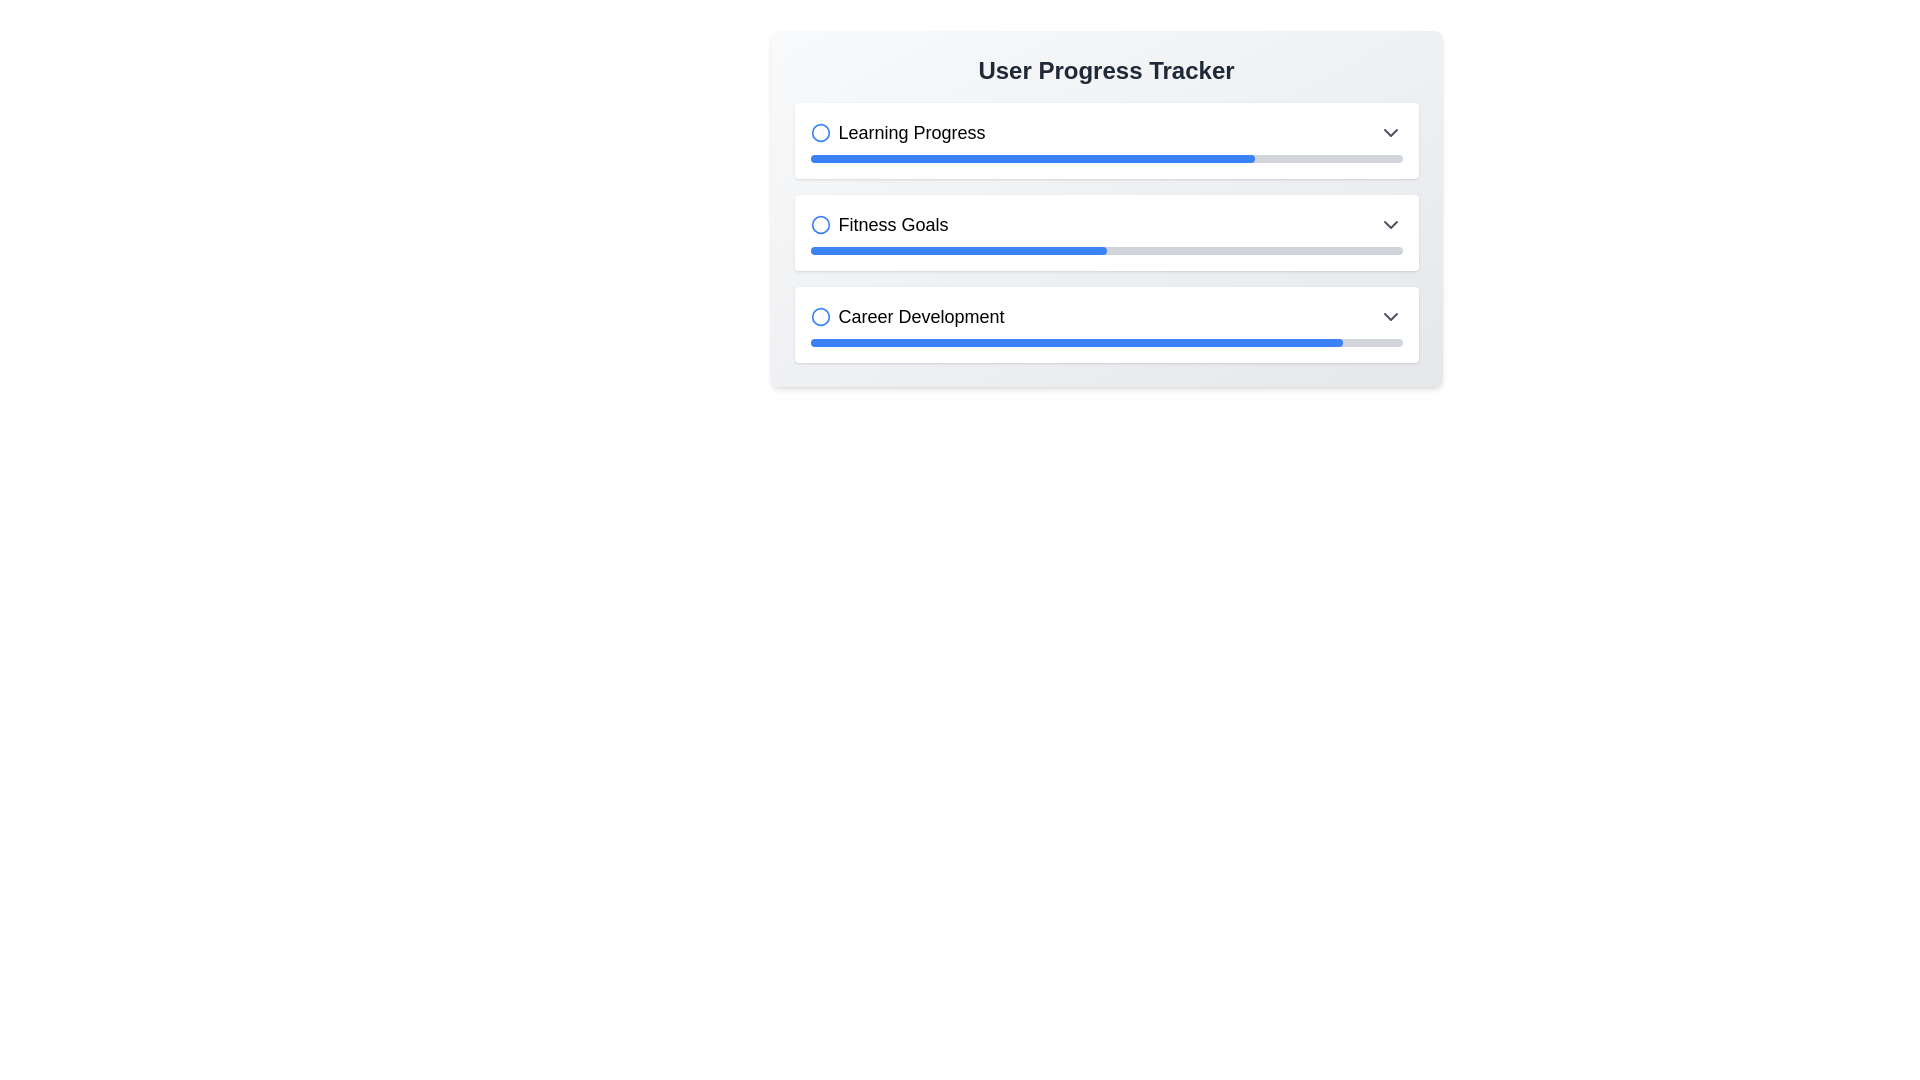 The image size is (1920, 1080). Describe the element at coordinates (1032, 157) in the screenshot. I see `the blue progress bar within the 'Learning Progress' section, which is segmented and has rounded ends` at that location.